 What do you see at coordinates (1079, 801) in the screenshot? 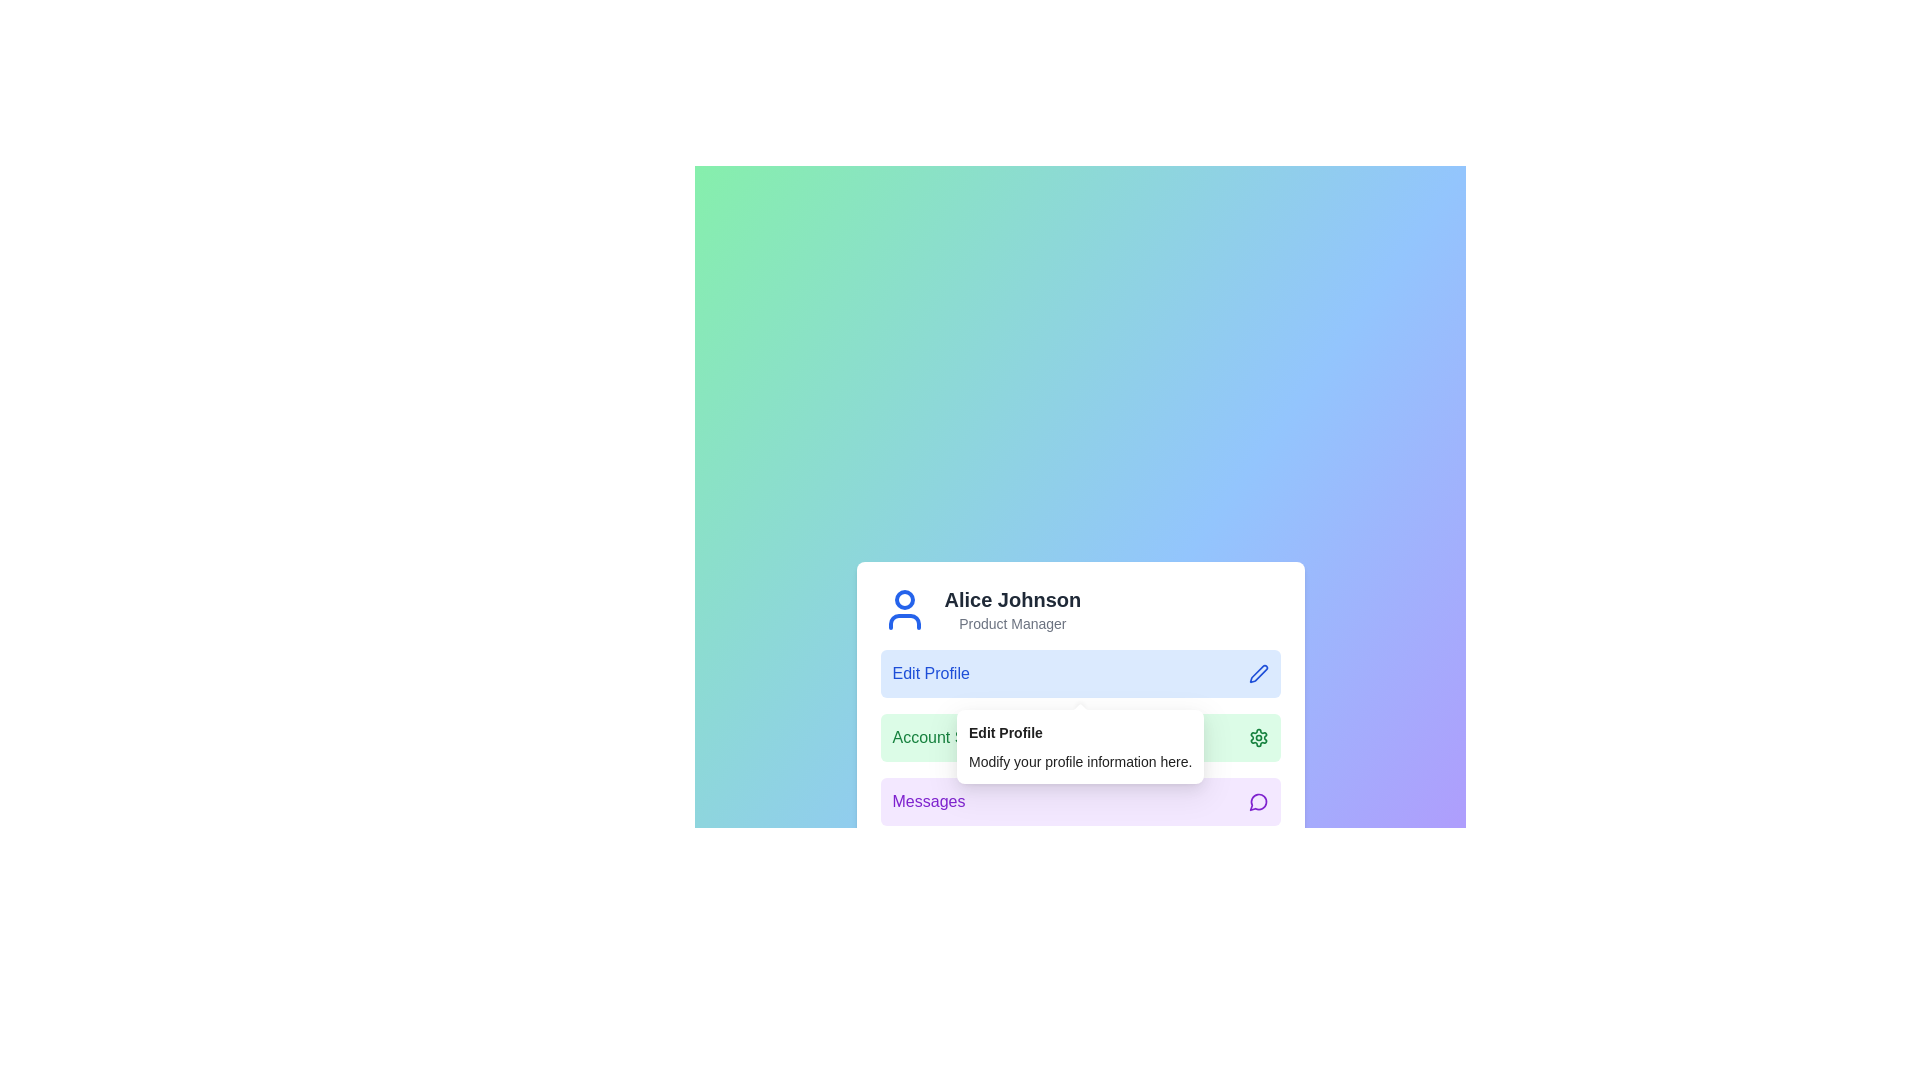
I see `the 'Messages' button located at the bottom of the vertical list of options within the white card component` at bounding box center [1079, 801].